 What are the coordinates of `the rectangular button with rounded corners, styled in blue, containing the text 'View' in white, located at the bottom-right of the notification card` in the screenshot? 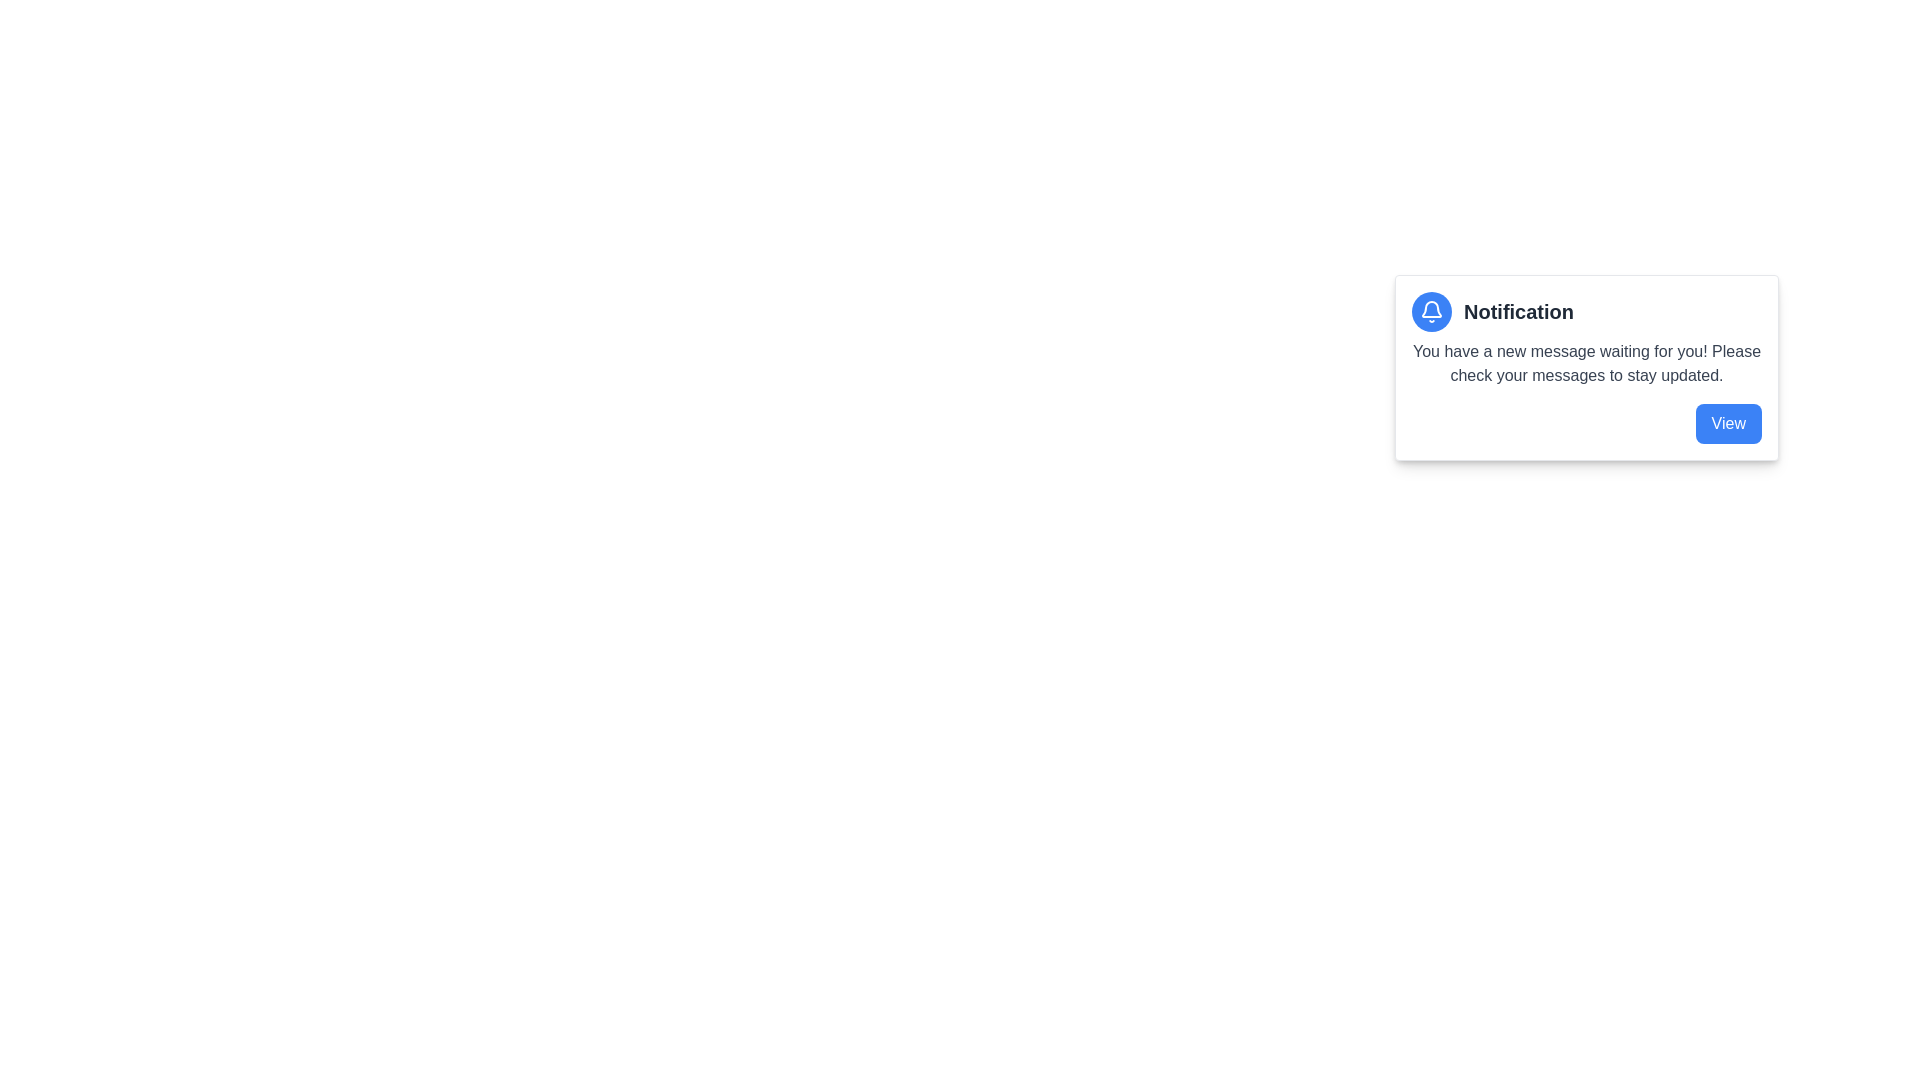 It's located at (1727, 423).